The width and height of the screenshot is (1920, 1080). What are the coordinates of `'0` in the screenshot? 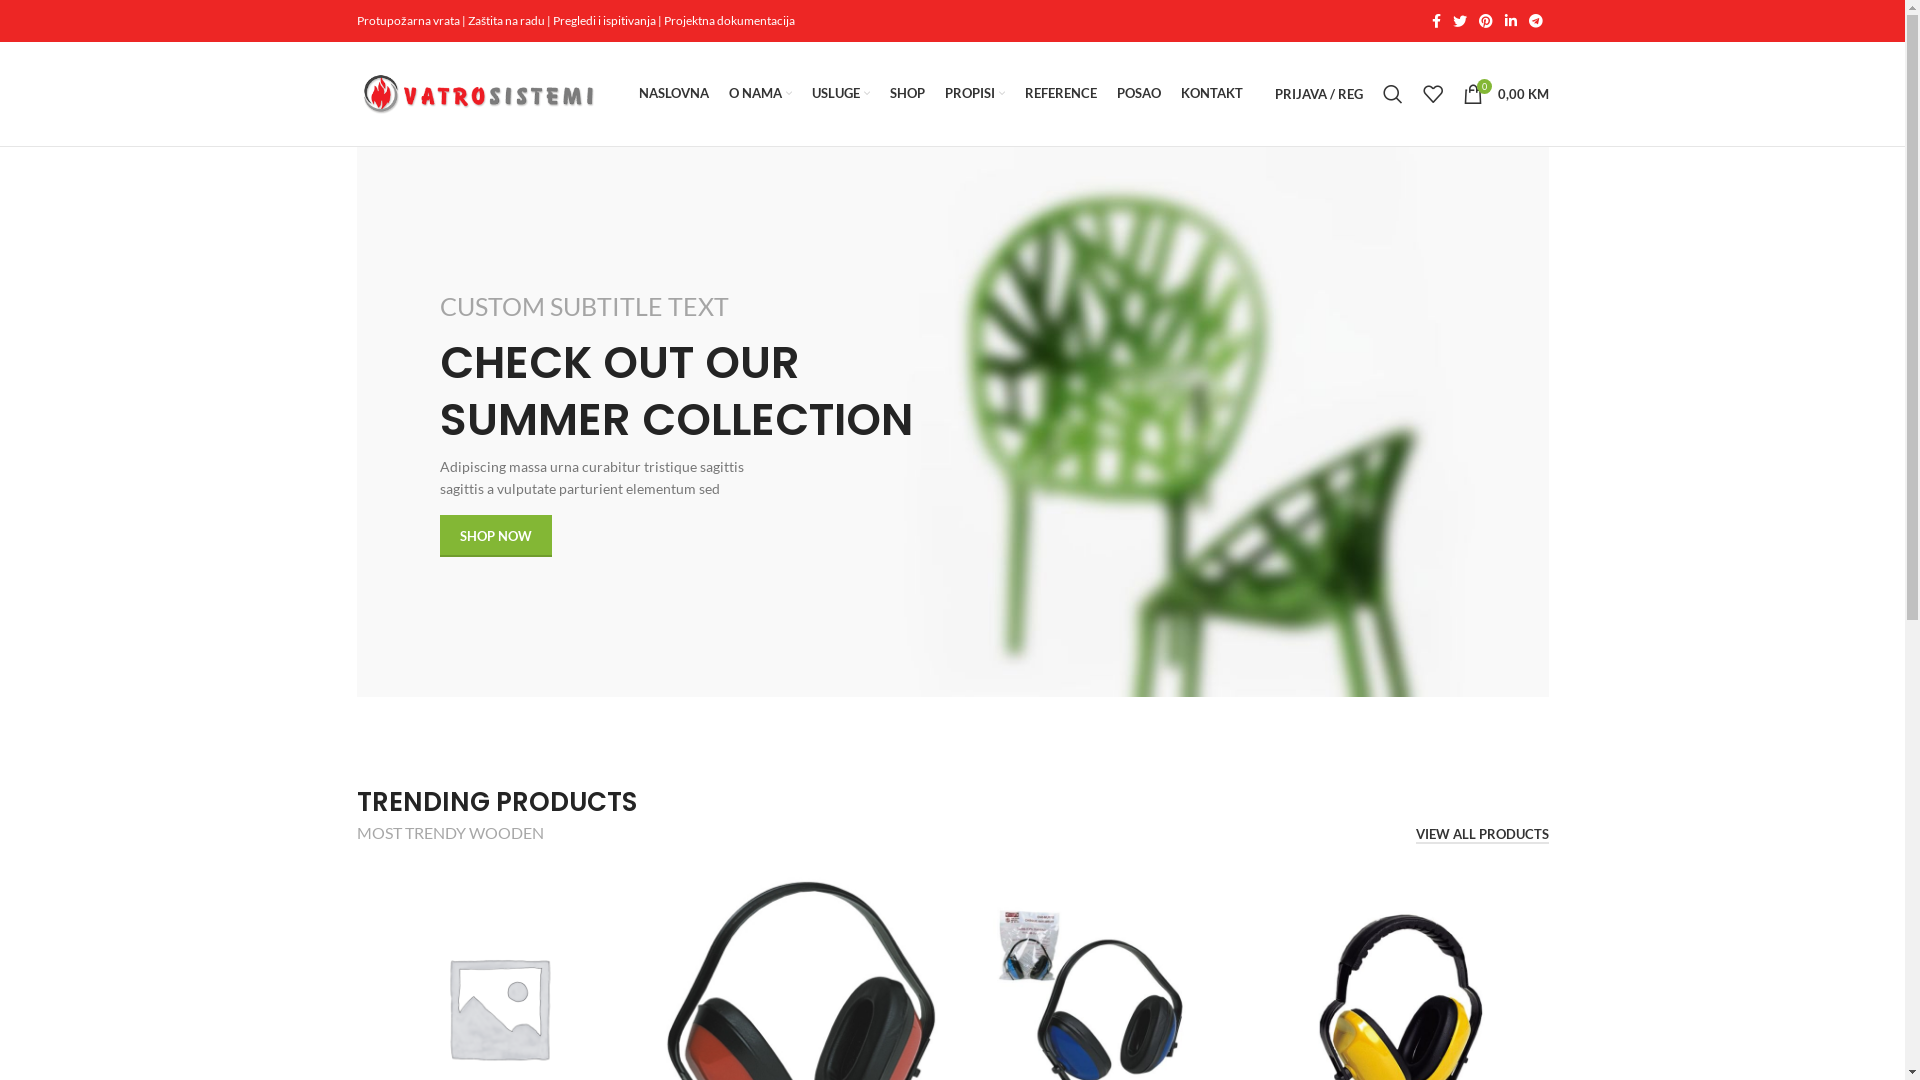 It's located at (1505, 93).